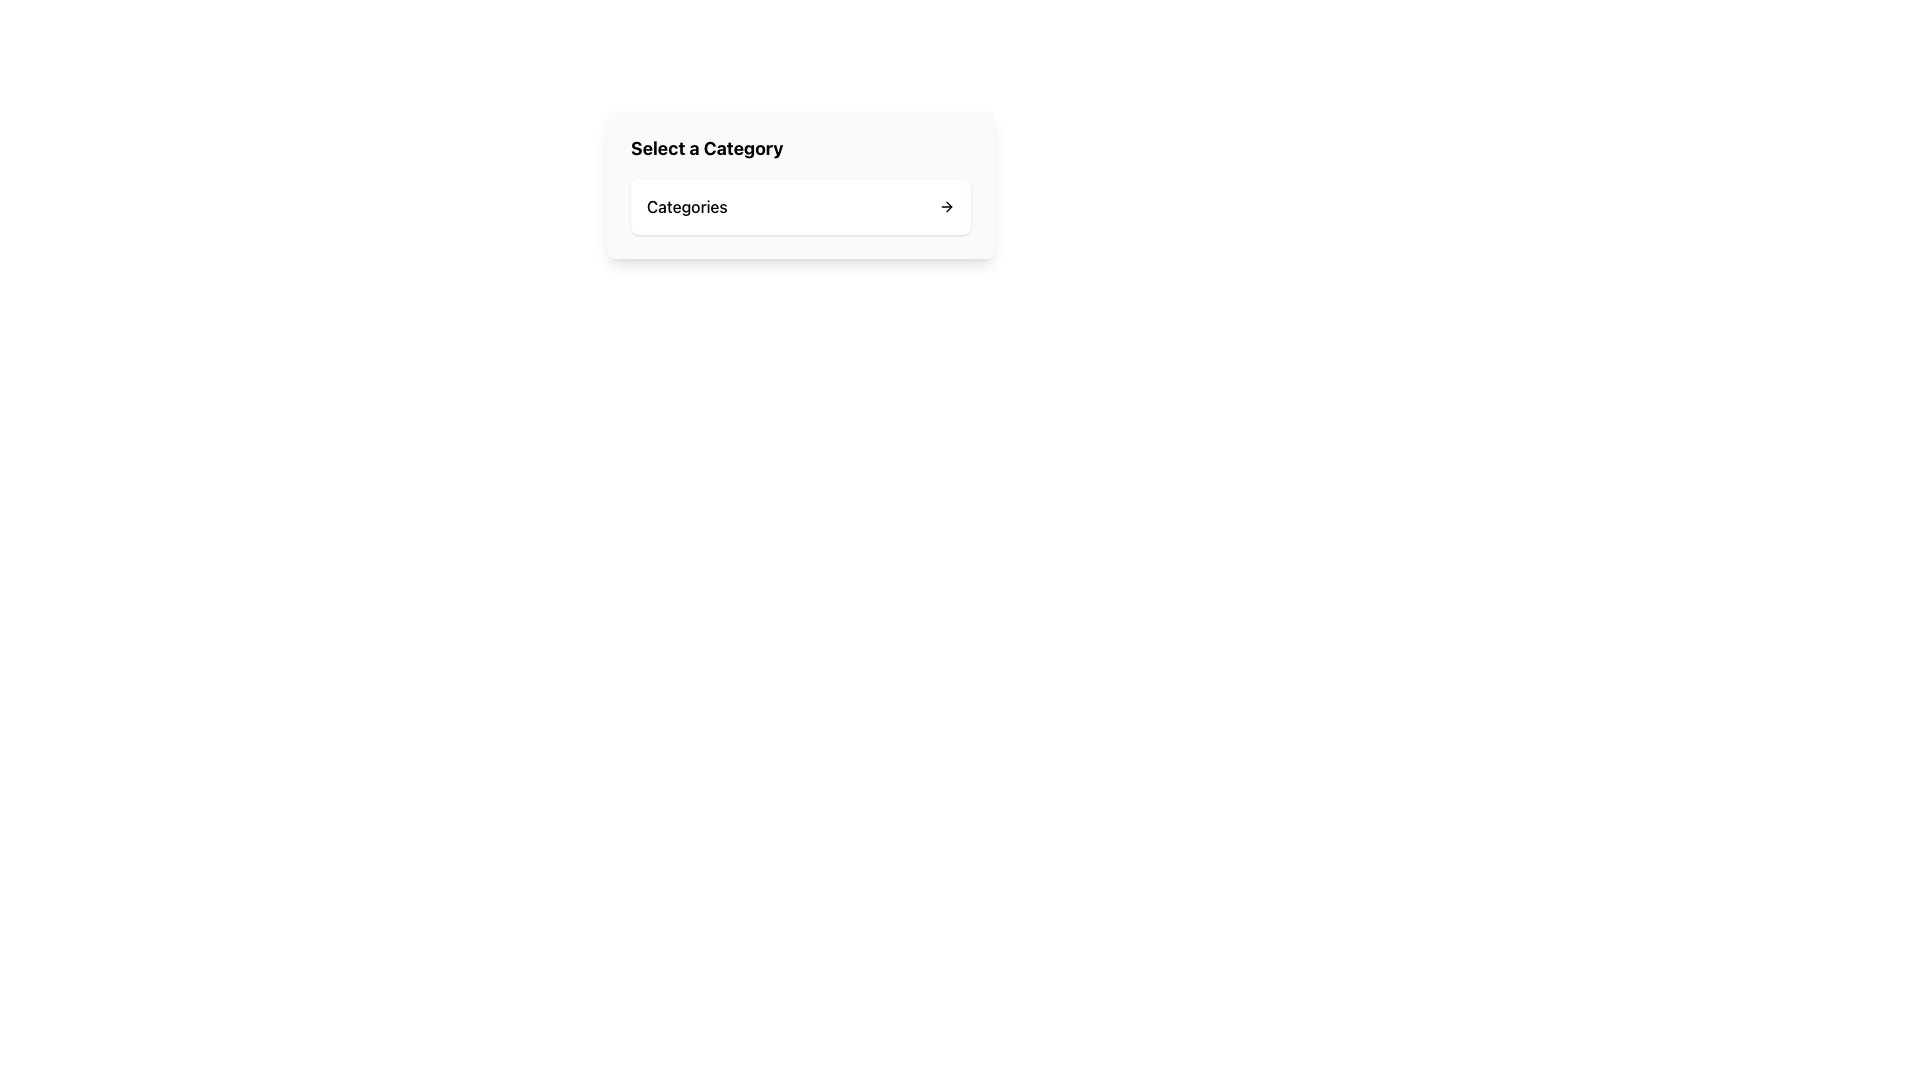 This screenshot has height=1080, width=1920. I want to click on the navigation icon located at the right end of the 'Categories' button area, so click(945, 207).